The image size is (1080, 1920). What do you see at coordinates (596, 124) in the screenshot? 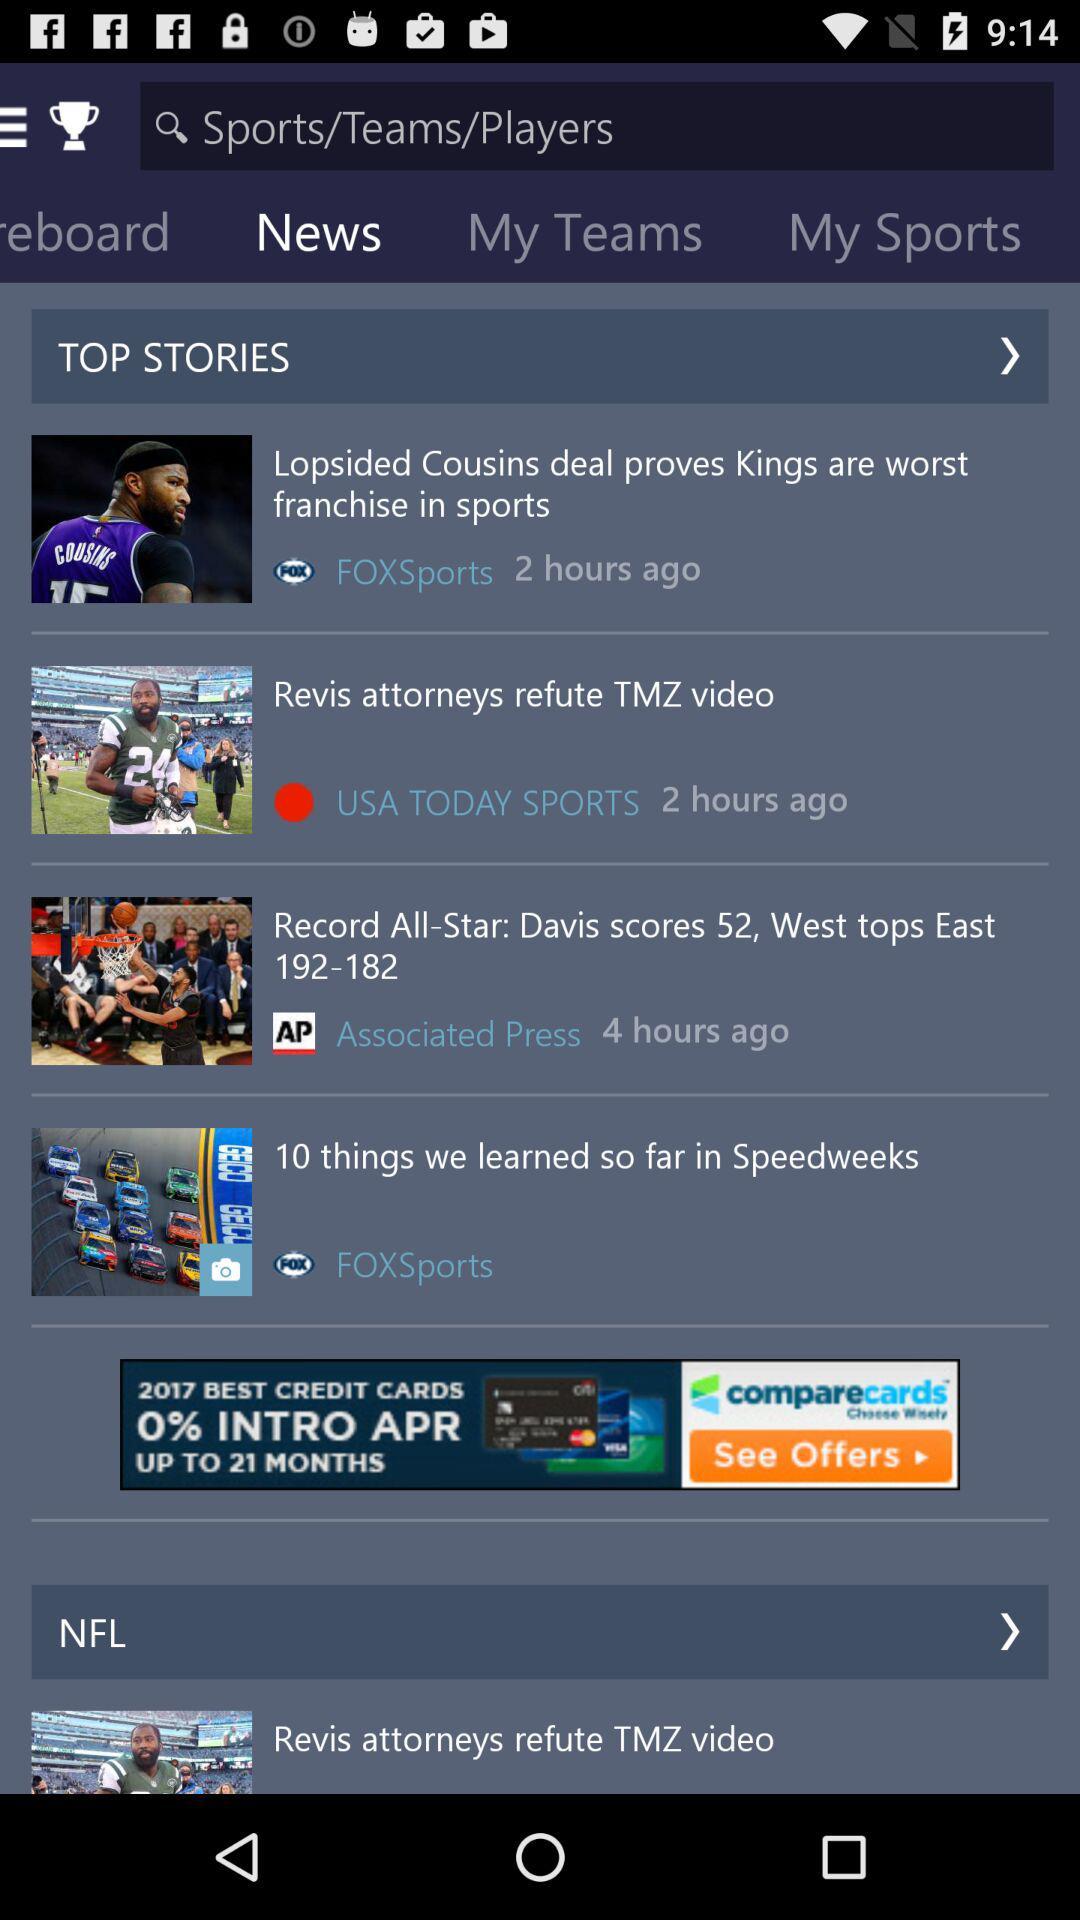
I see `word to search` at bounding box center [596, 124].